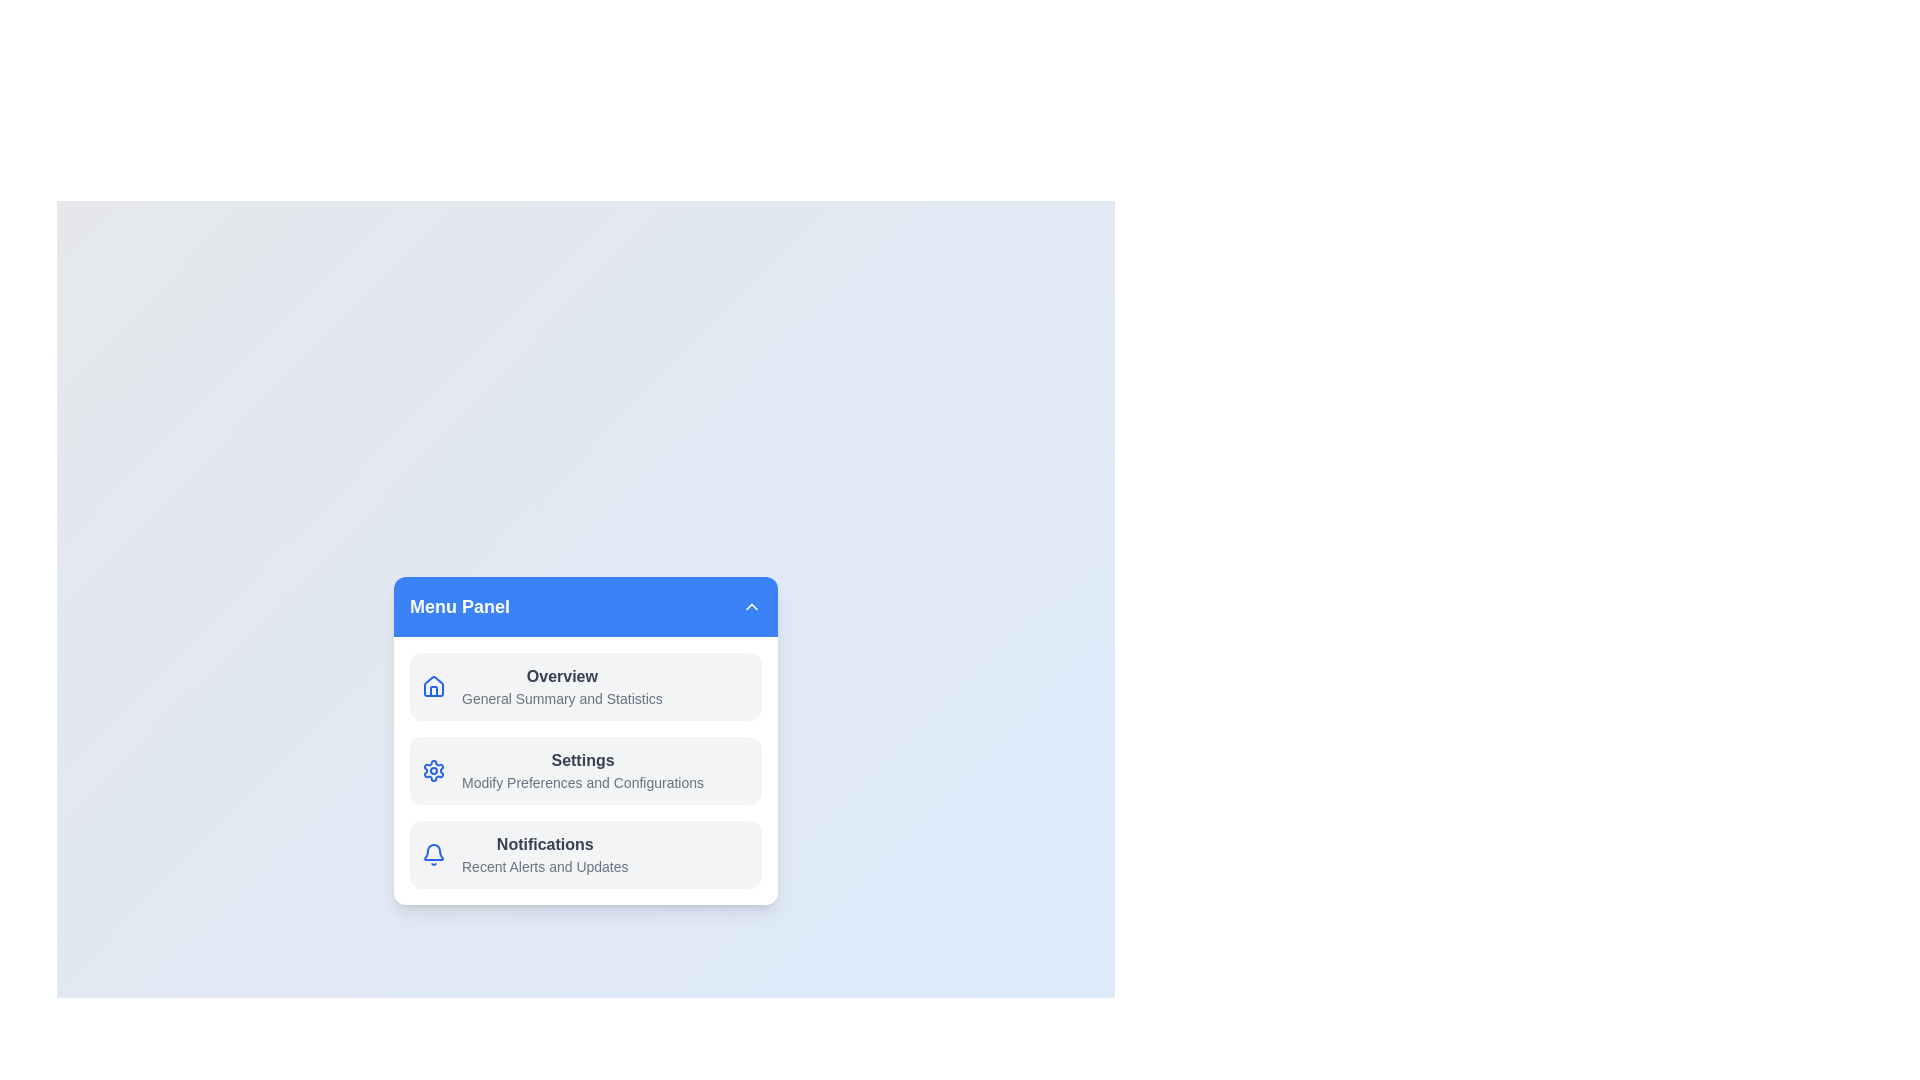 The width and height of the screenshot is (1920, 1080). What do you see at coordinates (584, 855) in the screenshot?
I see `the 'Notifications' menu item to select it` at bounding box center [584, 855].